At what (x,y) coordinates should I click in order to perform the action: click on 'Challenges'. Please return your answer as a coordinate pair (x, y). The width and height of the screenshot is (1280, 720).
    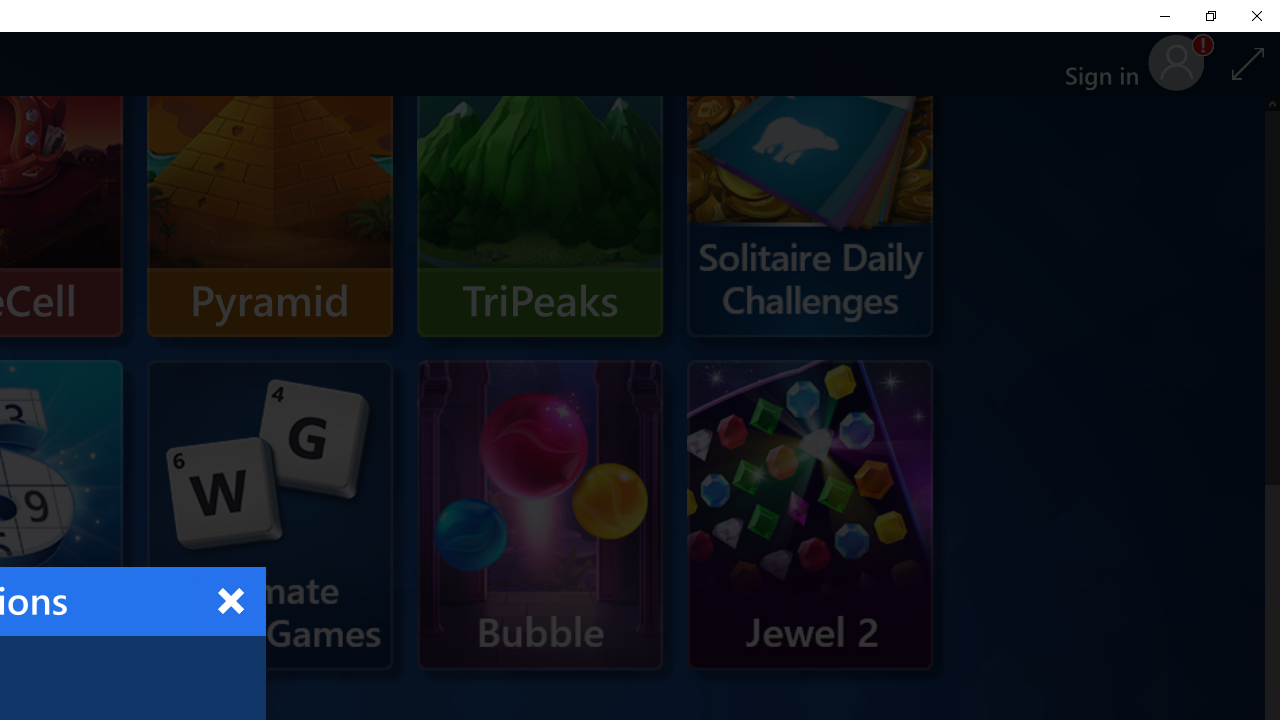
    Looking at the image, I should click on (810, 182).